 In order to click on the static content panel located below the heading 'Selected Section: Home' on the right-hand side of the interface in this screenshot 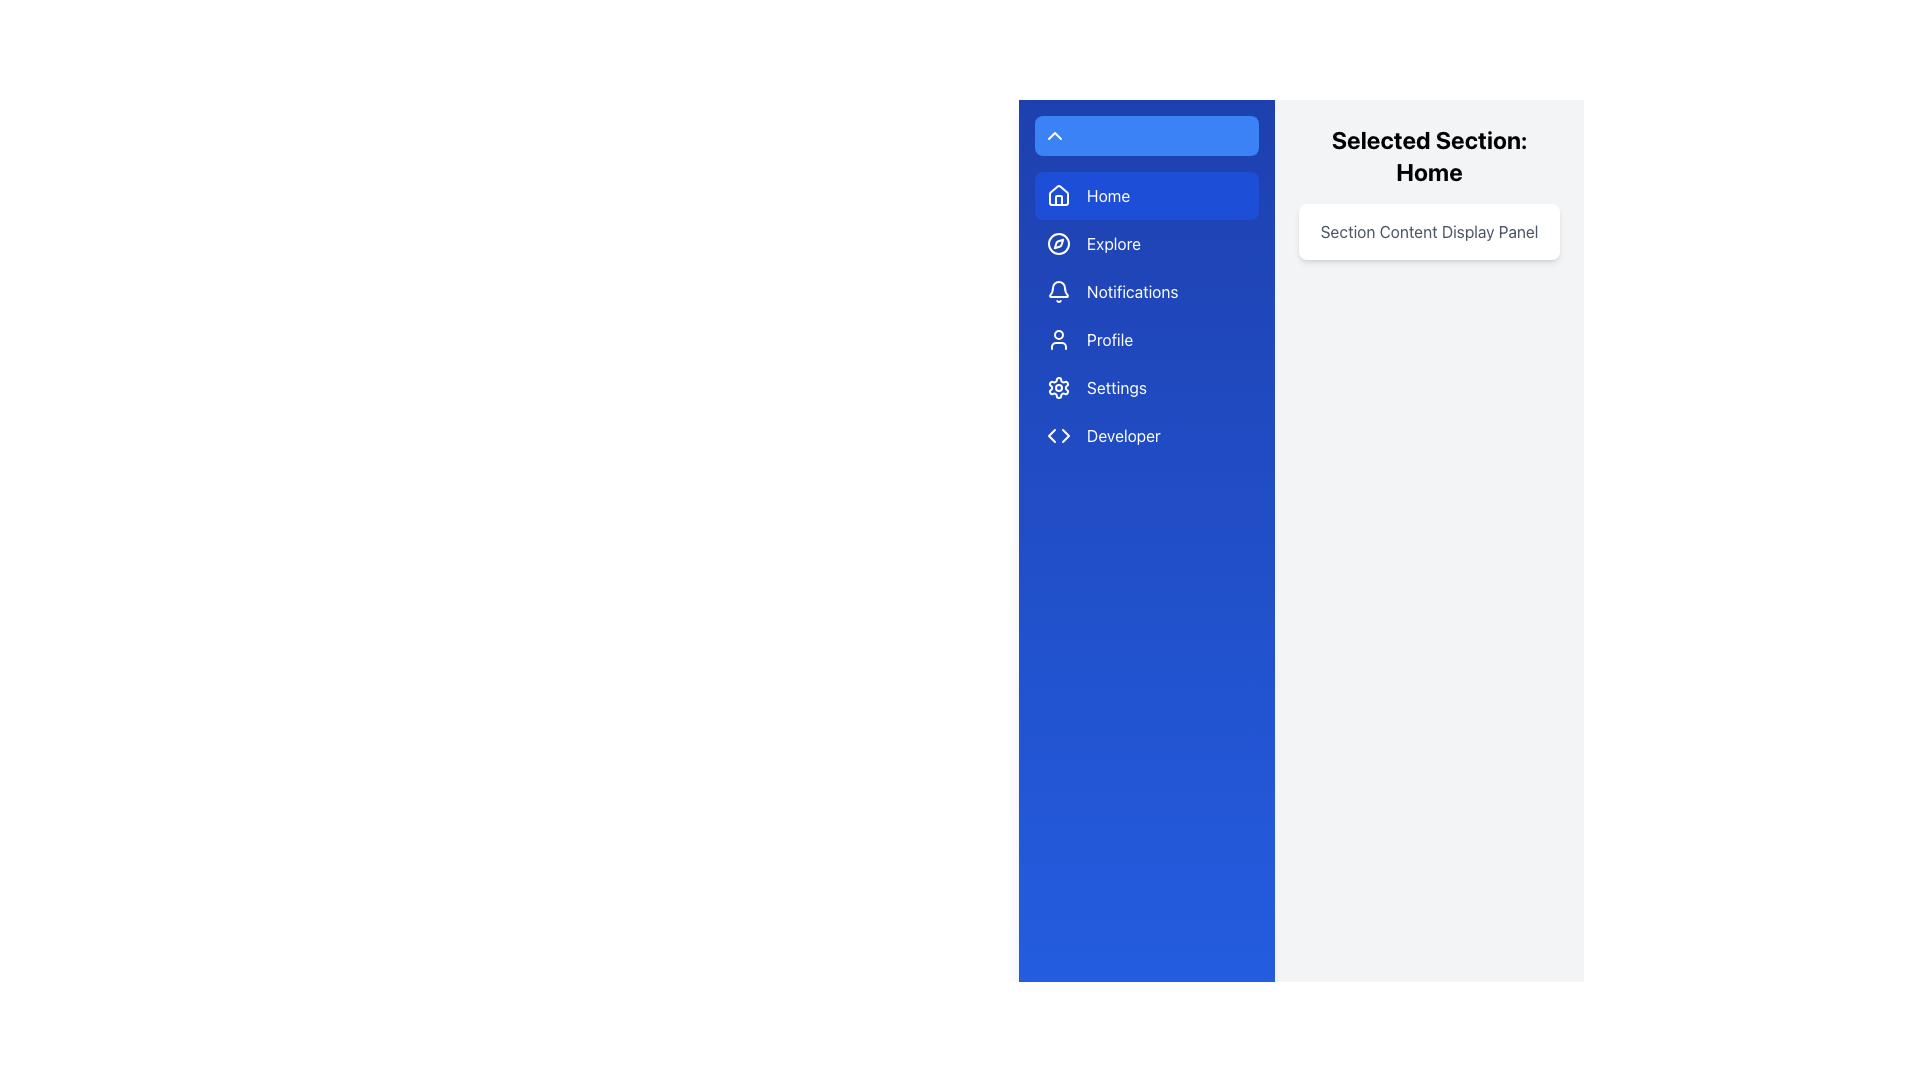, I will do `click(1428, 230)`.